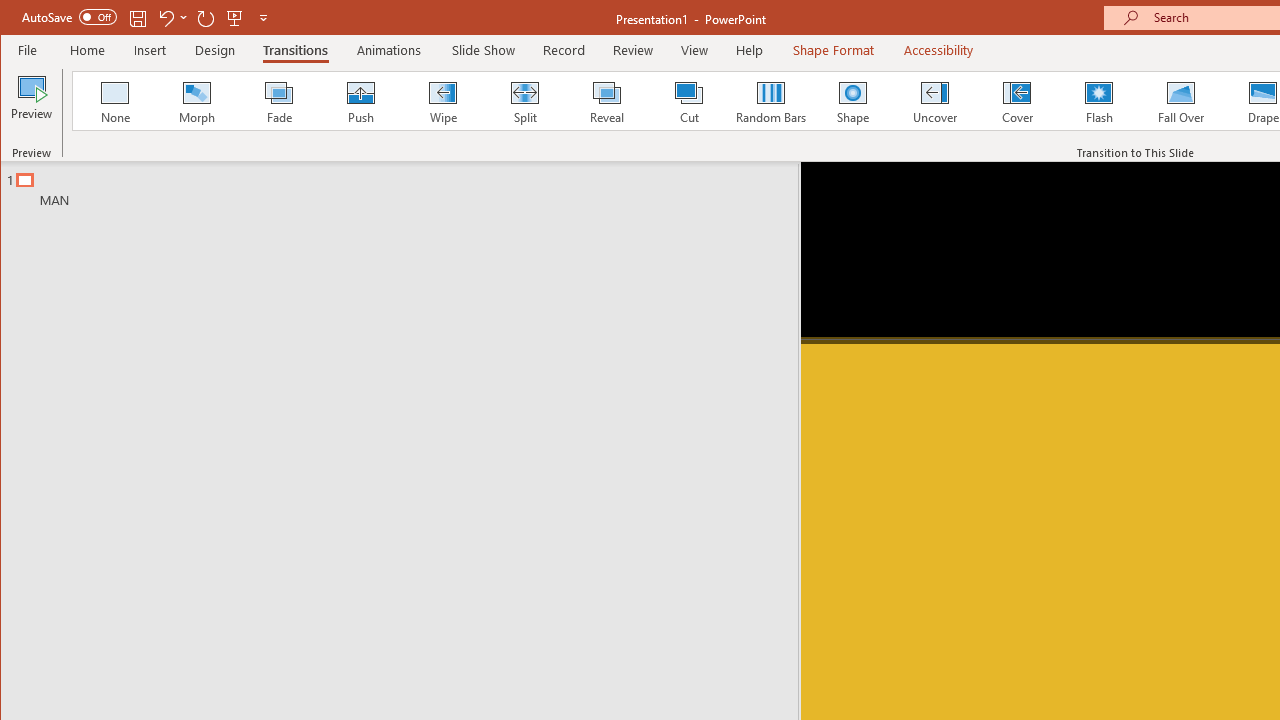  I want to click on 'Fall Over', so click(1181, 100).